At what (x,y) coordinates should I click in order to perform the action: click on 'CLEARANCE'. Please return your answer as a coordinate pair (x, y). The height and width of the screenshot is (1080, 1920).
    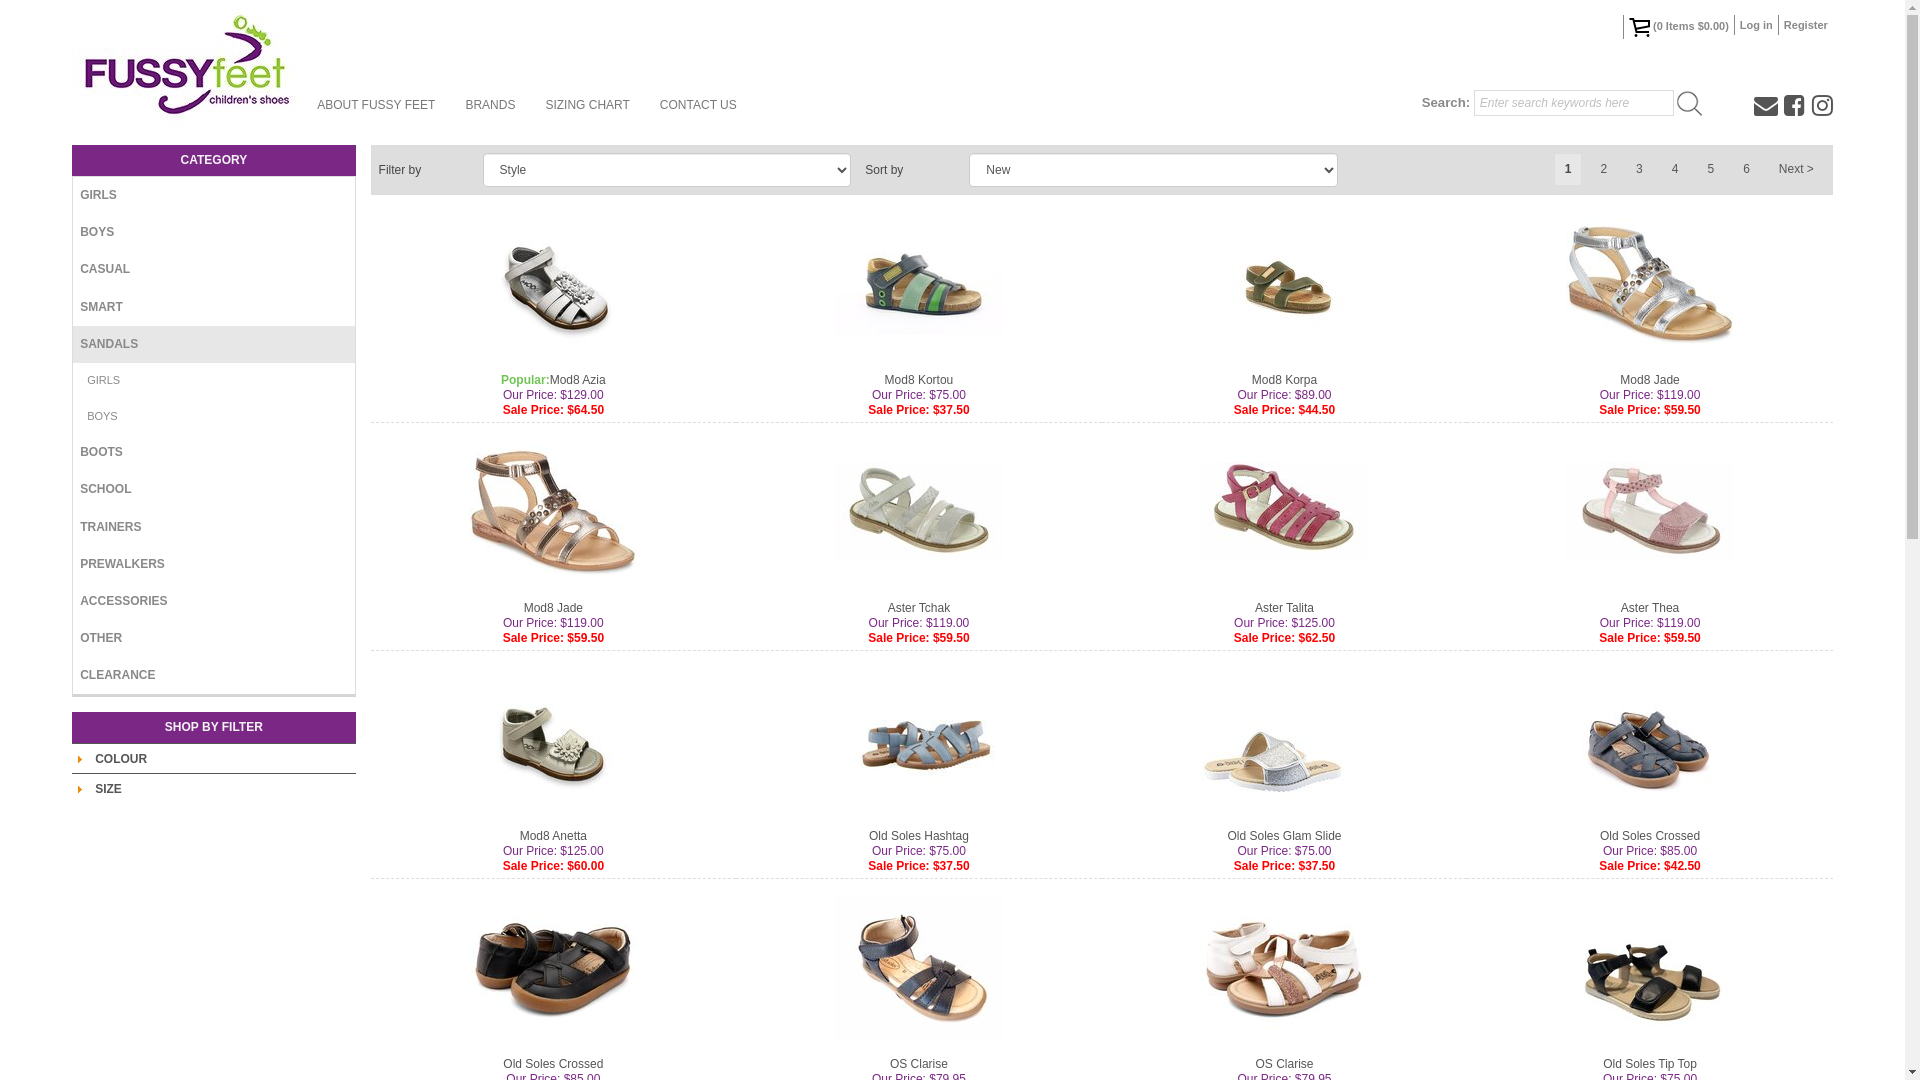
    Looking at the image, I should click on (213, 675).